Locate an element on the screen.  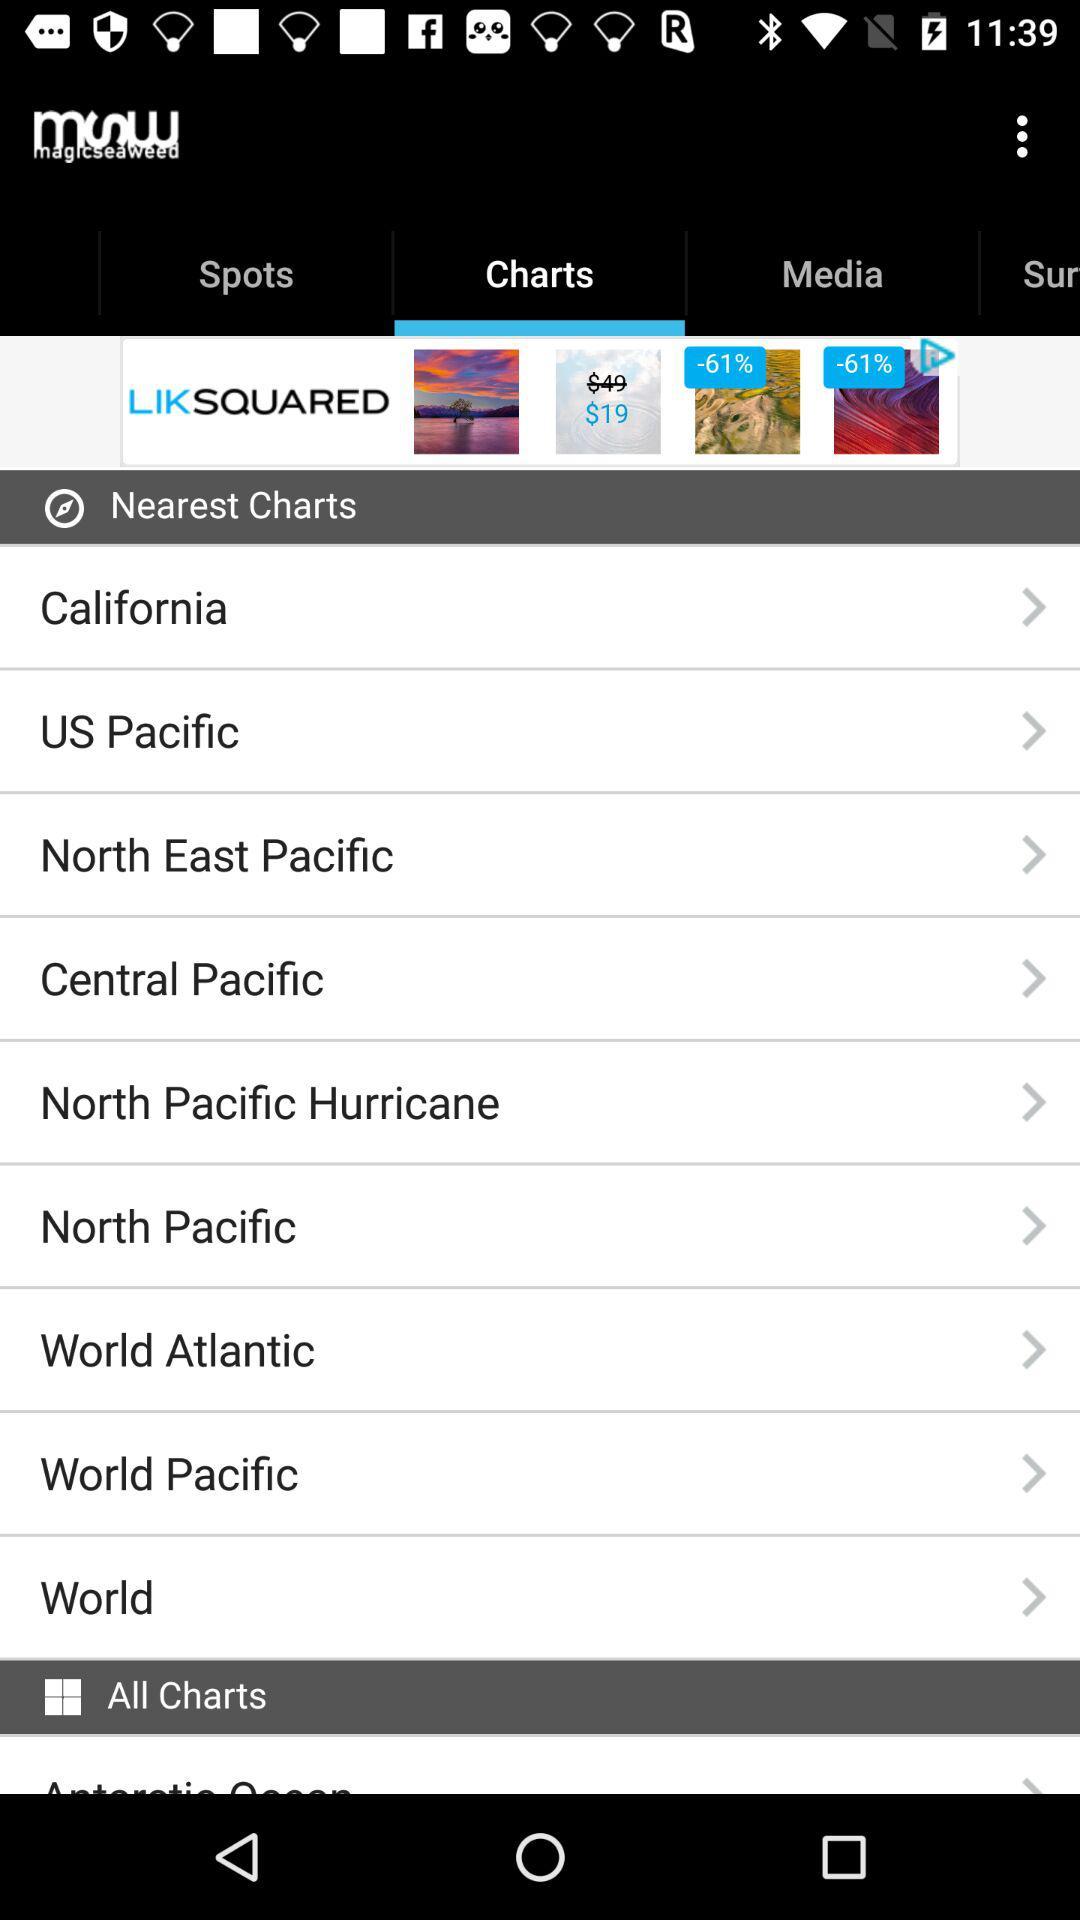
icon above the antarctic ocean is located at coordinates (61, 1696).